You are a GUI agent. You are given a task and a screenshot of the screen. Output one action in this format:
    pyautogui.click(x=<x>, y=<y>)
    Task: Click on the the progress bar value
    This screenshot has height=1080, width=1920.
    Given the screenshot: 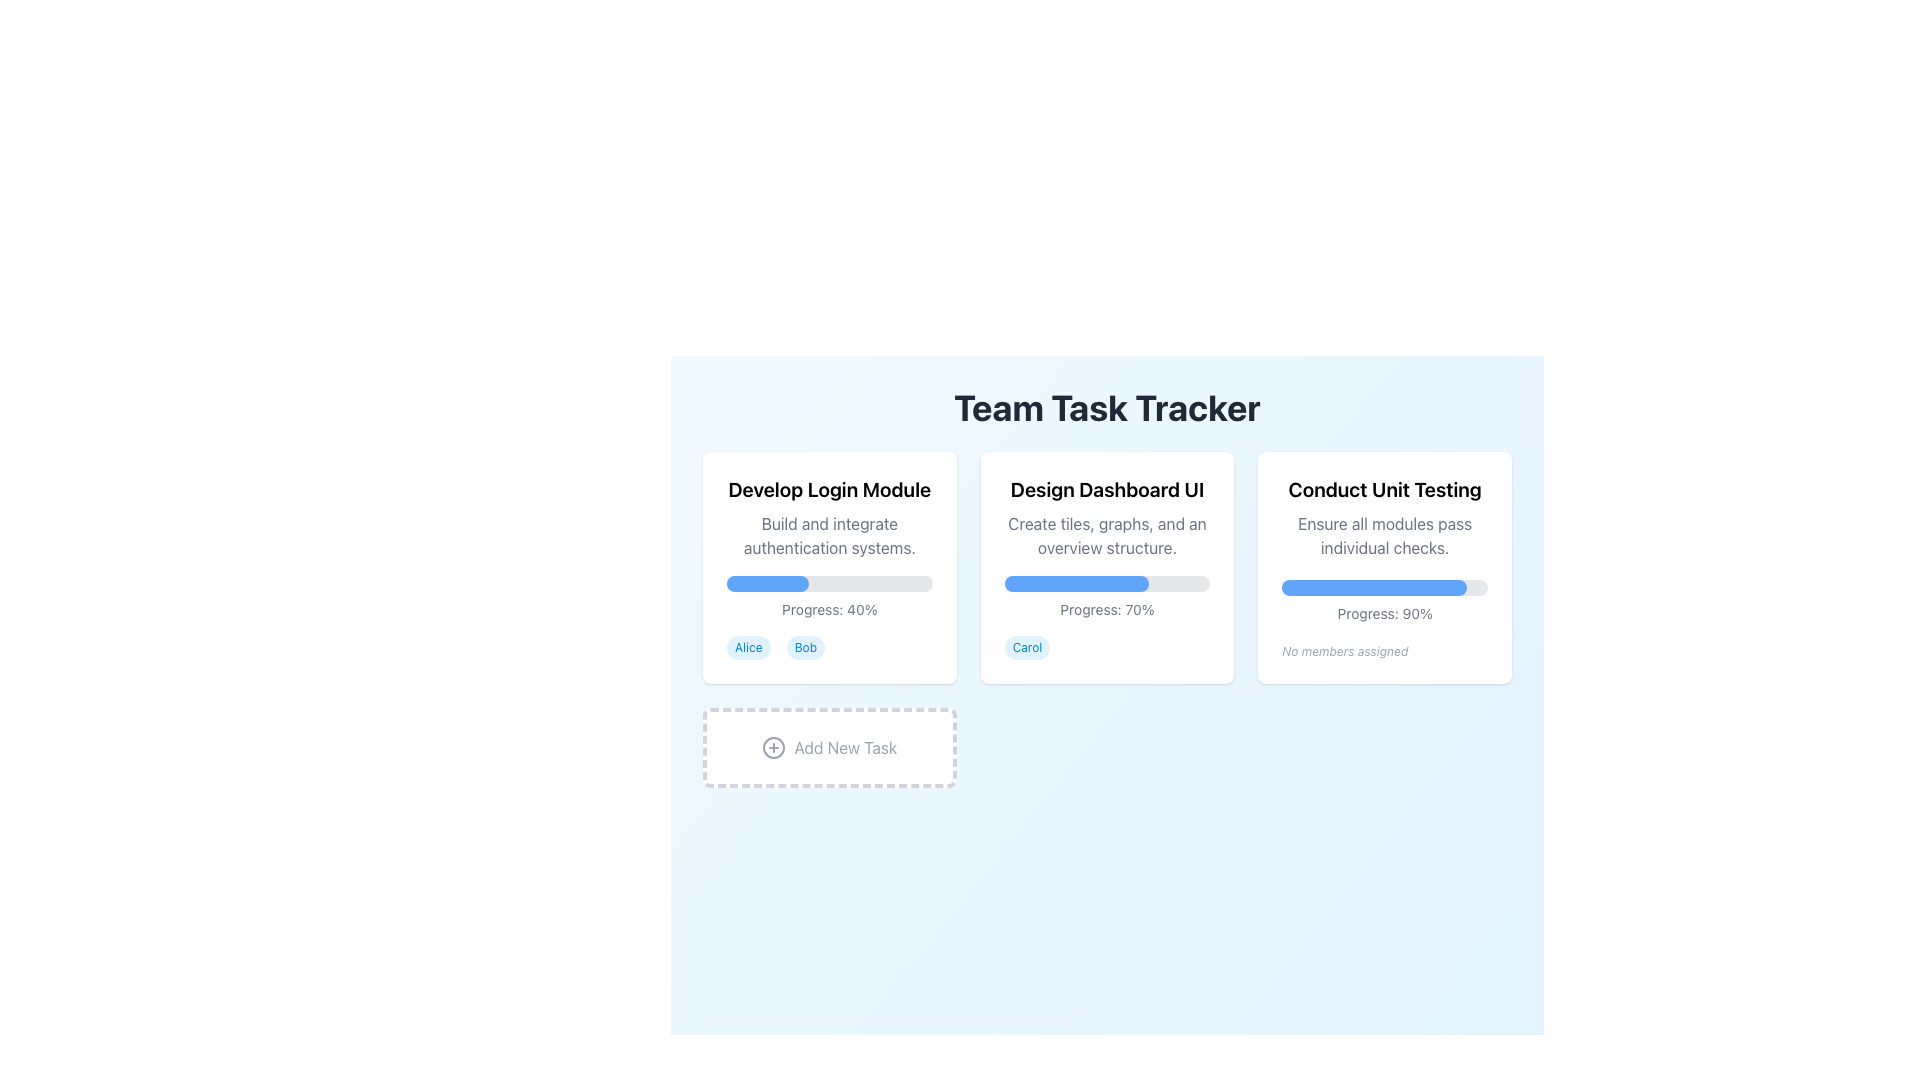 What is the action you would take?
    pyautogui.click(x=762, y=583)
    